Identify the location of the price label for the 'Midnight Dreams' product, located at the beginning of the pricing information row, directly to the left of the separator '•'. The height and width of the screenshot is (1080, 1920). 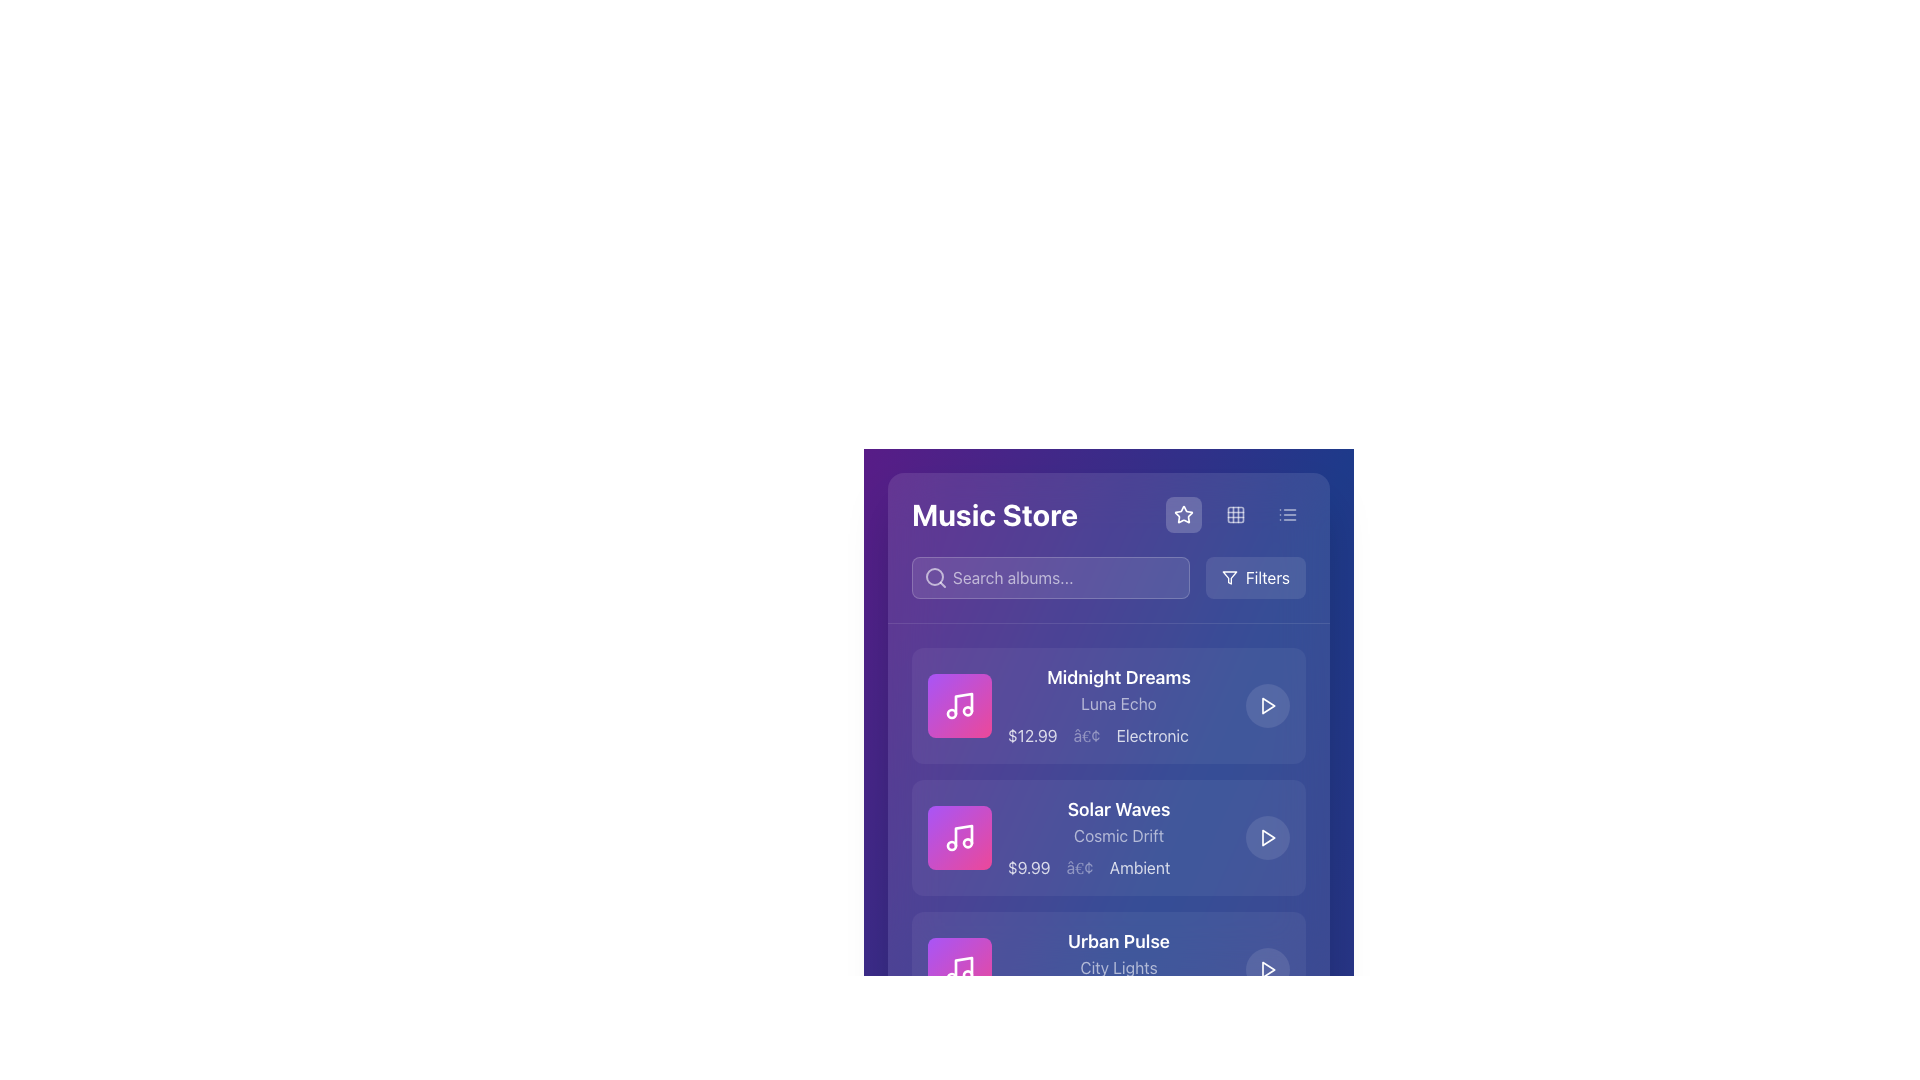
(1032, 736).